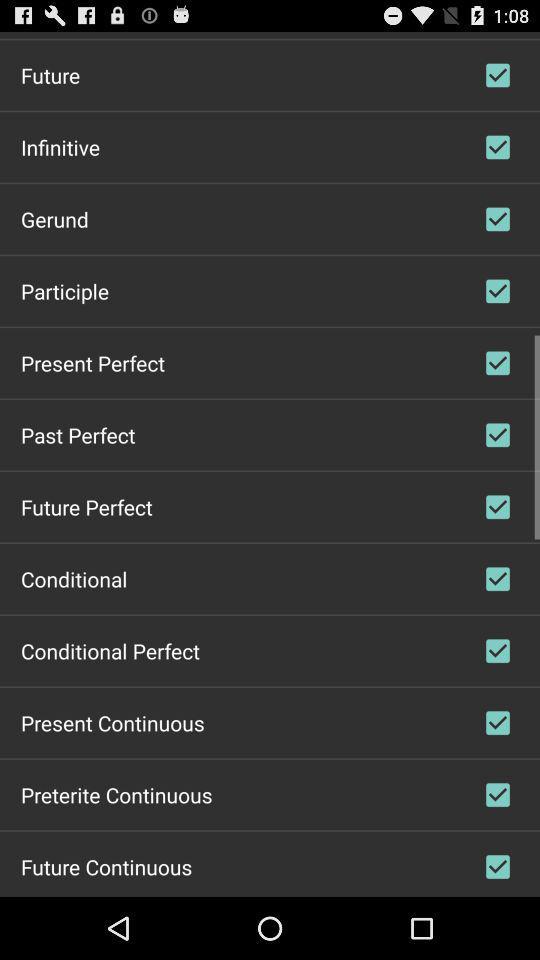  I want to click on the future continuous item, so click(106, 865).